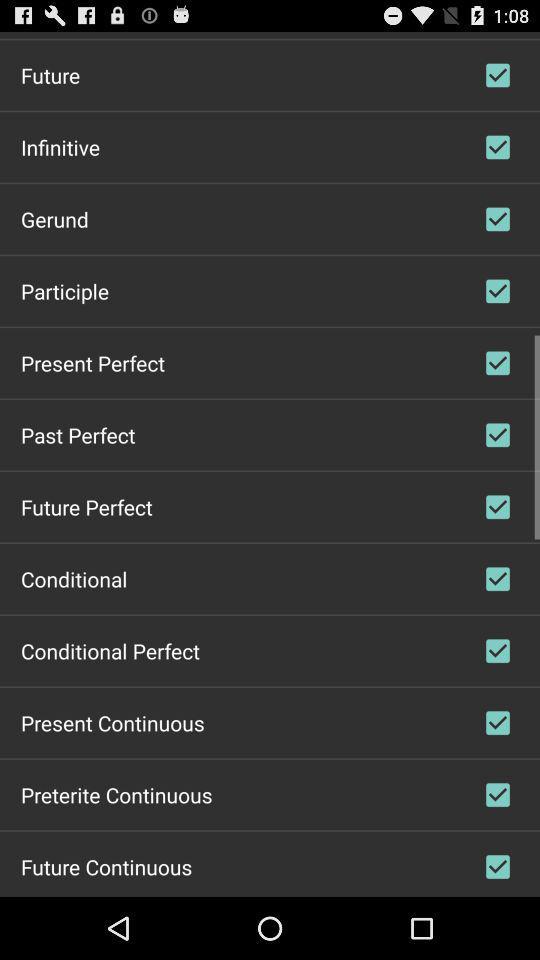  I want to click on the future continuous item, so click(106, 865).